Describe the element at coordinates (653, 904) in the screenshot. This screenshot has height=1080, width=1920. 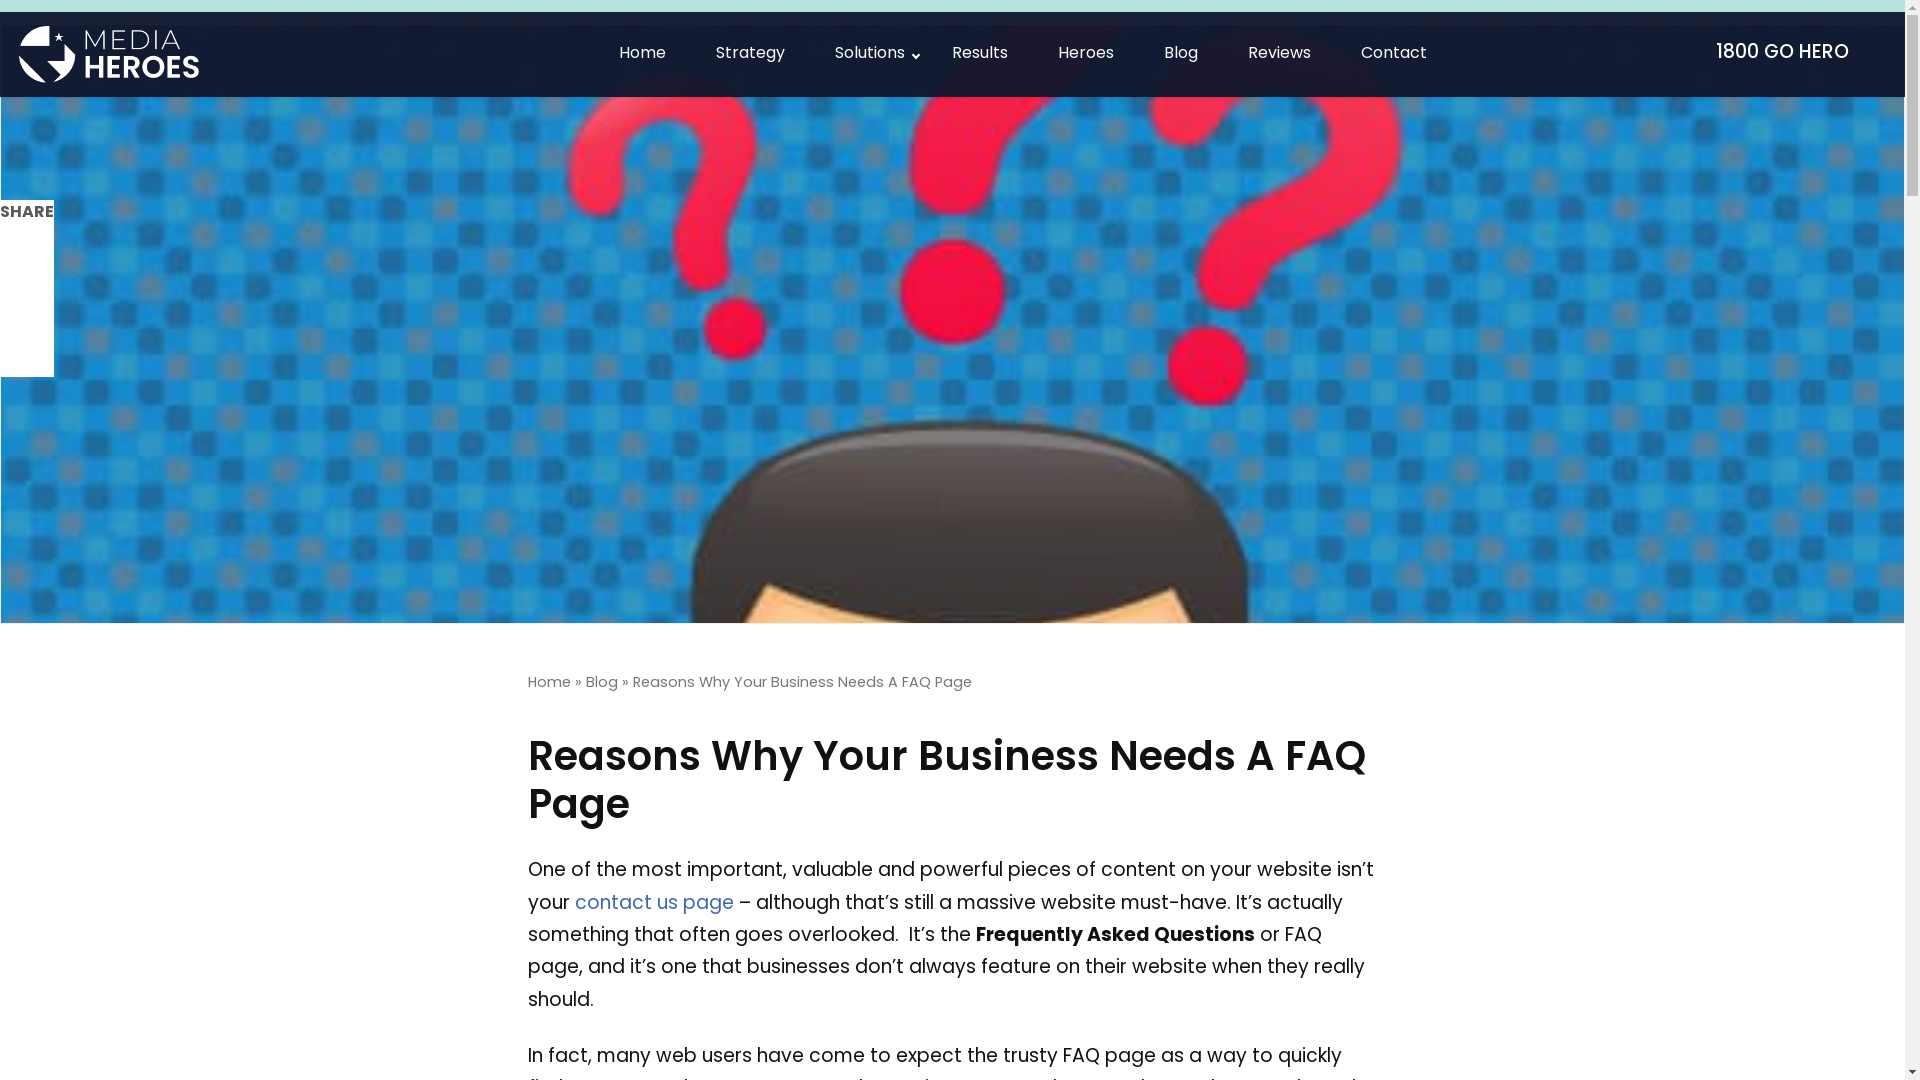
I see `'contact us page'` at that location.